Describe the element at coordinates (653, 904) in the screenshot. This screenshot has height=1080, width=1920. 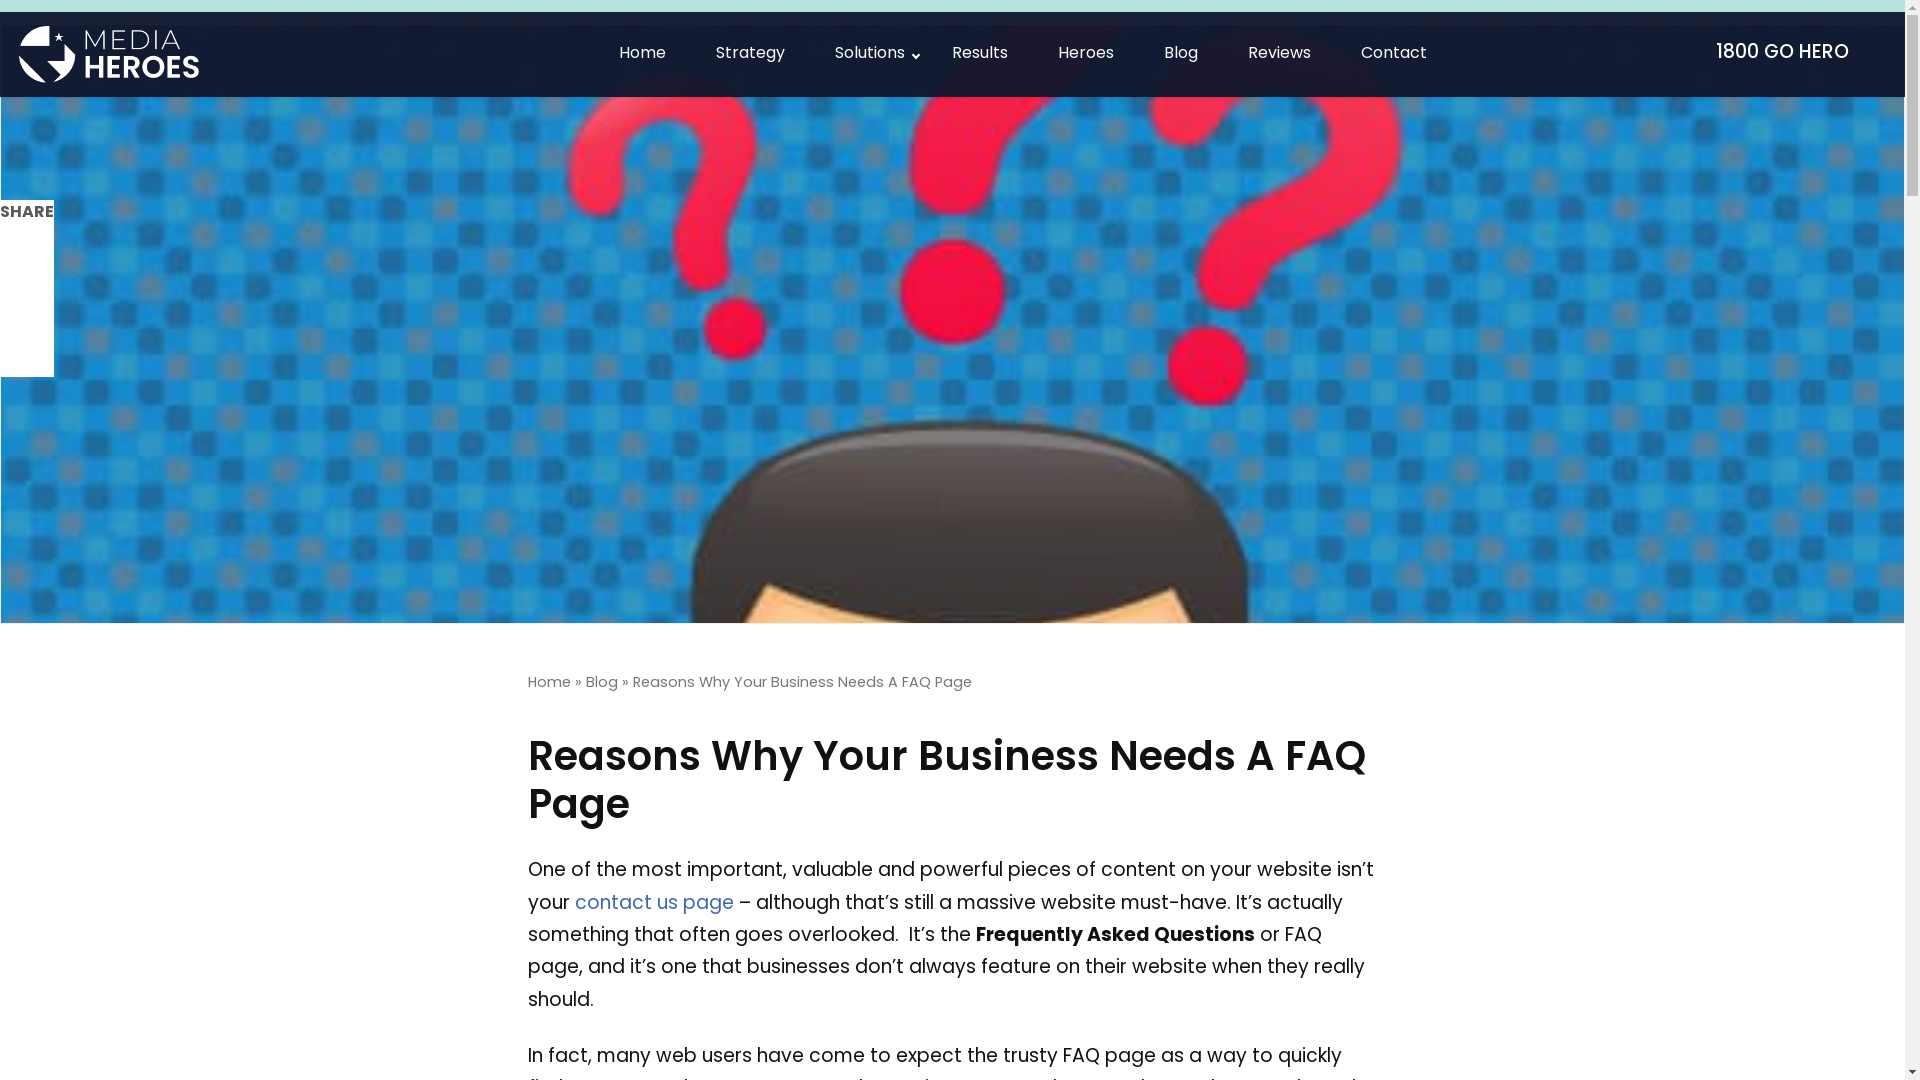
I see `'contact us page'` at that location.